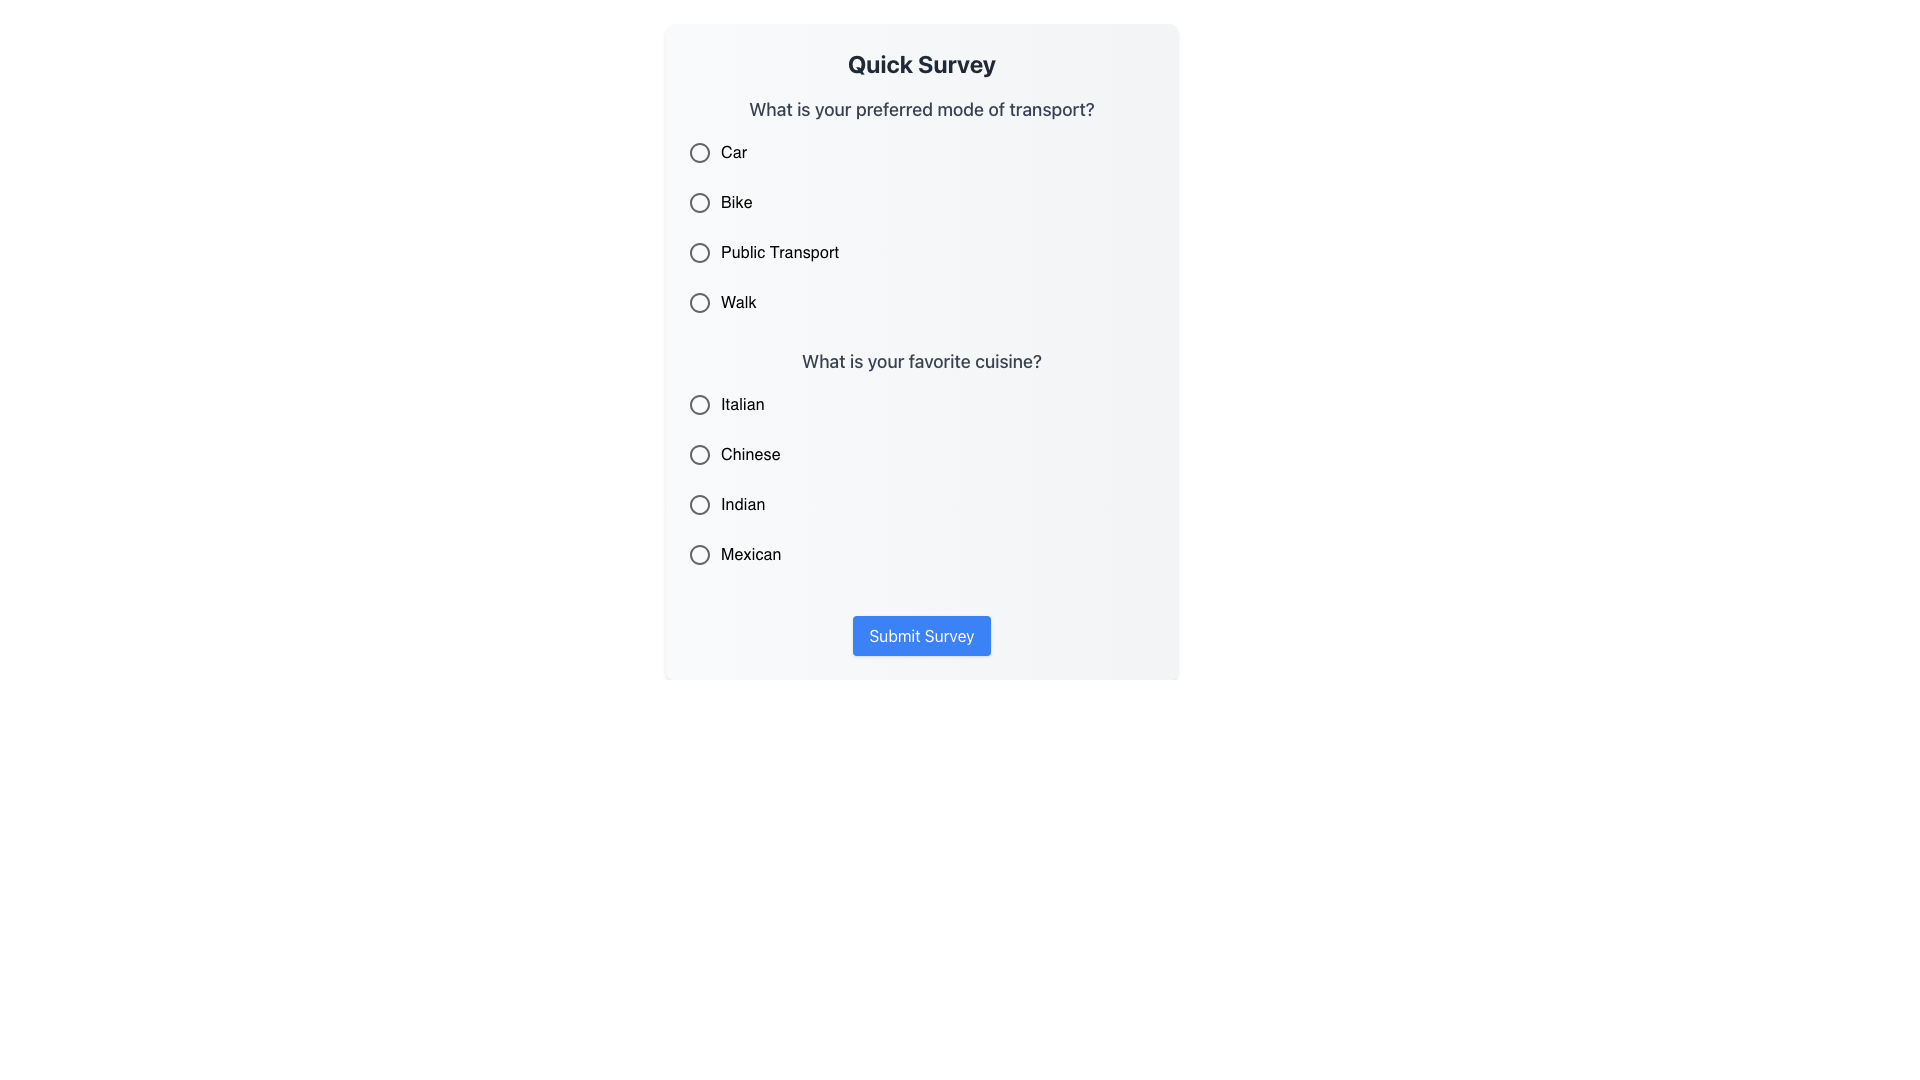 Image resolution: width=1920 pixels, height=1080 pixels. I want to click on the text label reading 'Walk', which is the fourth option under the question 'What is your preferred mode of transport?', so click(737, 303).